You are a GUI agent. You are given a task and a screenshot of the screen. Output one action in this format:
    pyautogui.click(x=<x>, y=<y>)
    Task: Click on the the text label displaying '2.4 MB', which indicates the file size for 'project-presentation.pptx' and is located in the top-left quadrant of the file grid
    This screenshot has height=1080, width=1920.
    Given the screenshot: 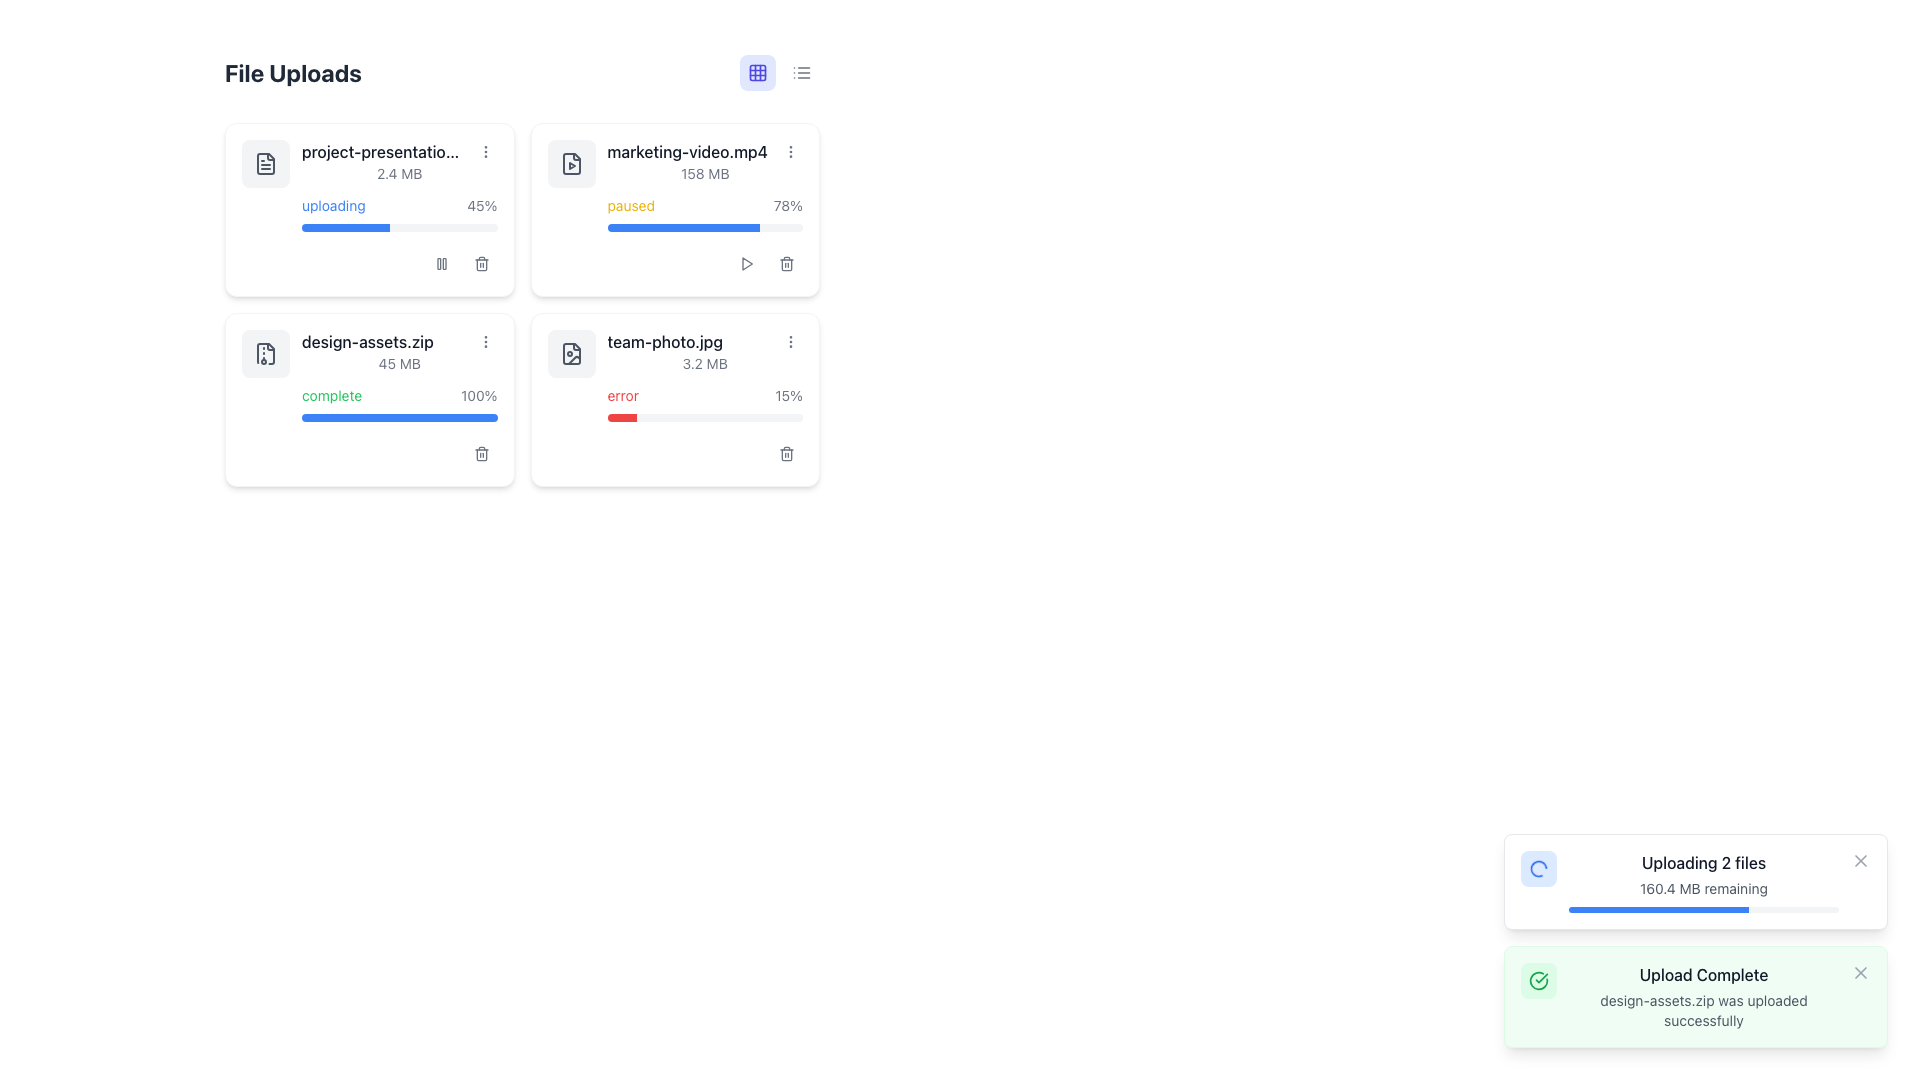 What is the action you would take?
    pyautogui.click(x=399, y=172)
    